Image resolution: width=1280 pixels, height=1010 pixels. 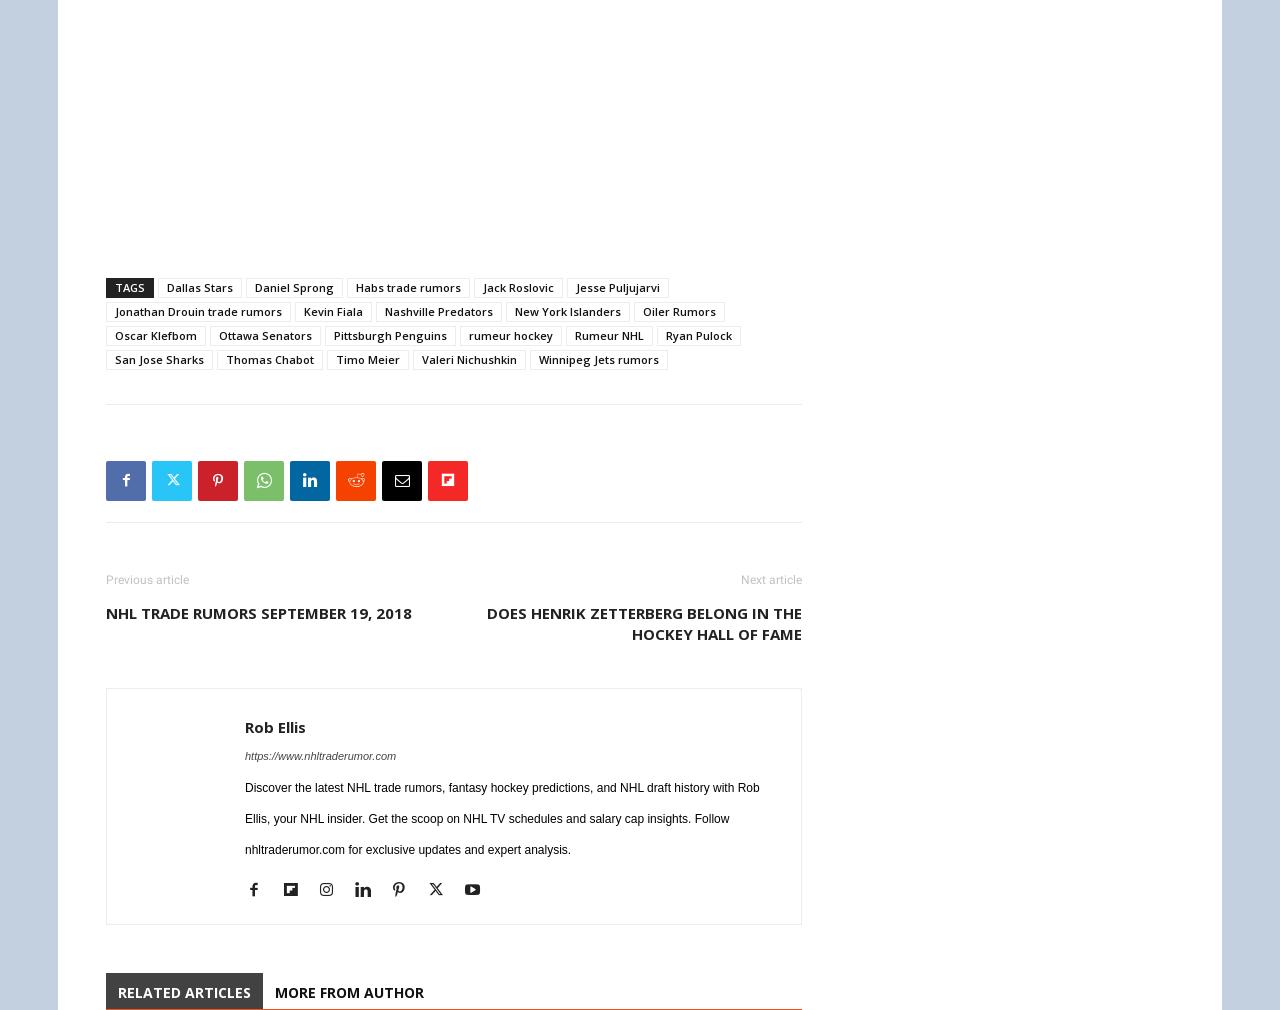 I want to click on 'Does Henrik Zetterberg belong in the Hockey Hall of Fame', so click(x=644, y=621).